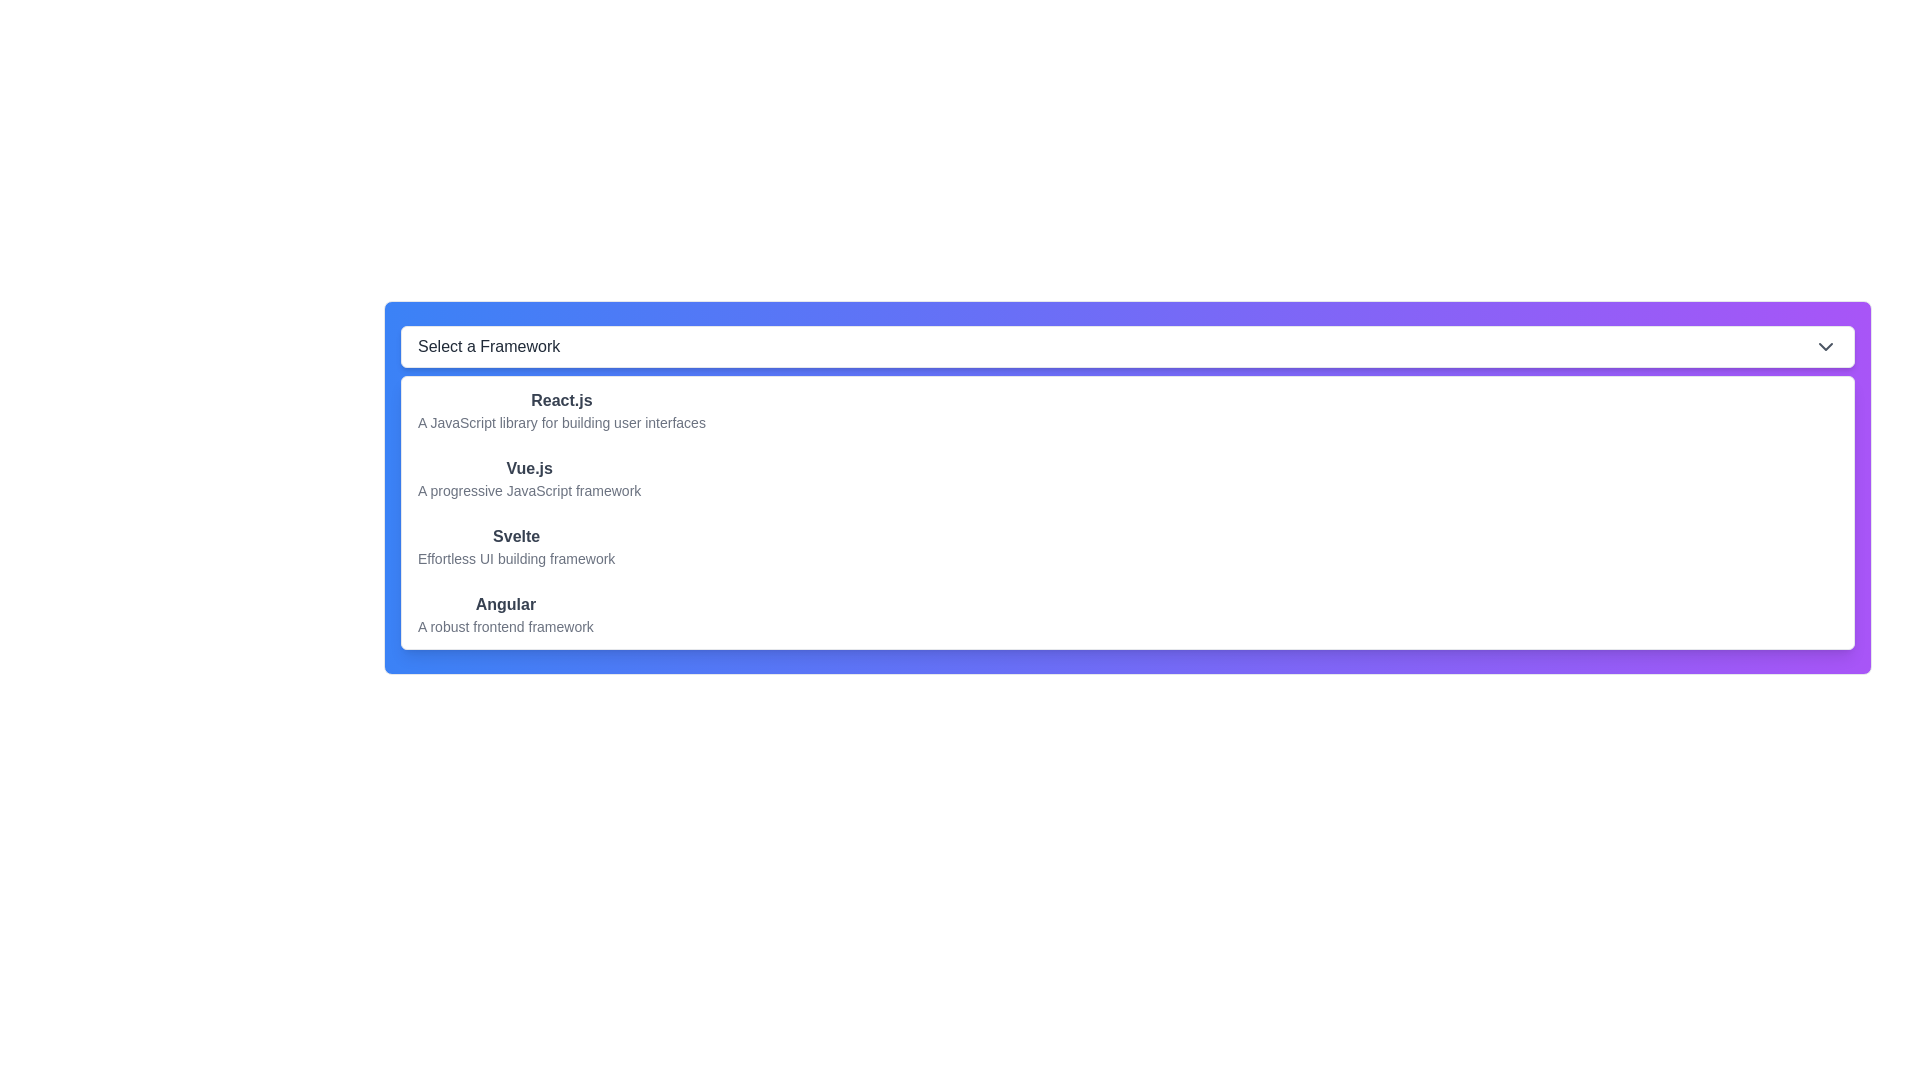  I want to click on the third option in the dropdown menu that represents the 'Svelte' JavaScript framework, so click(516, 547).